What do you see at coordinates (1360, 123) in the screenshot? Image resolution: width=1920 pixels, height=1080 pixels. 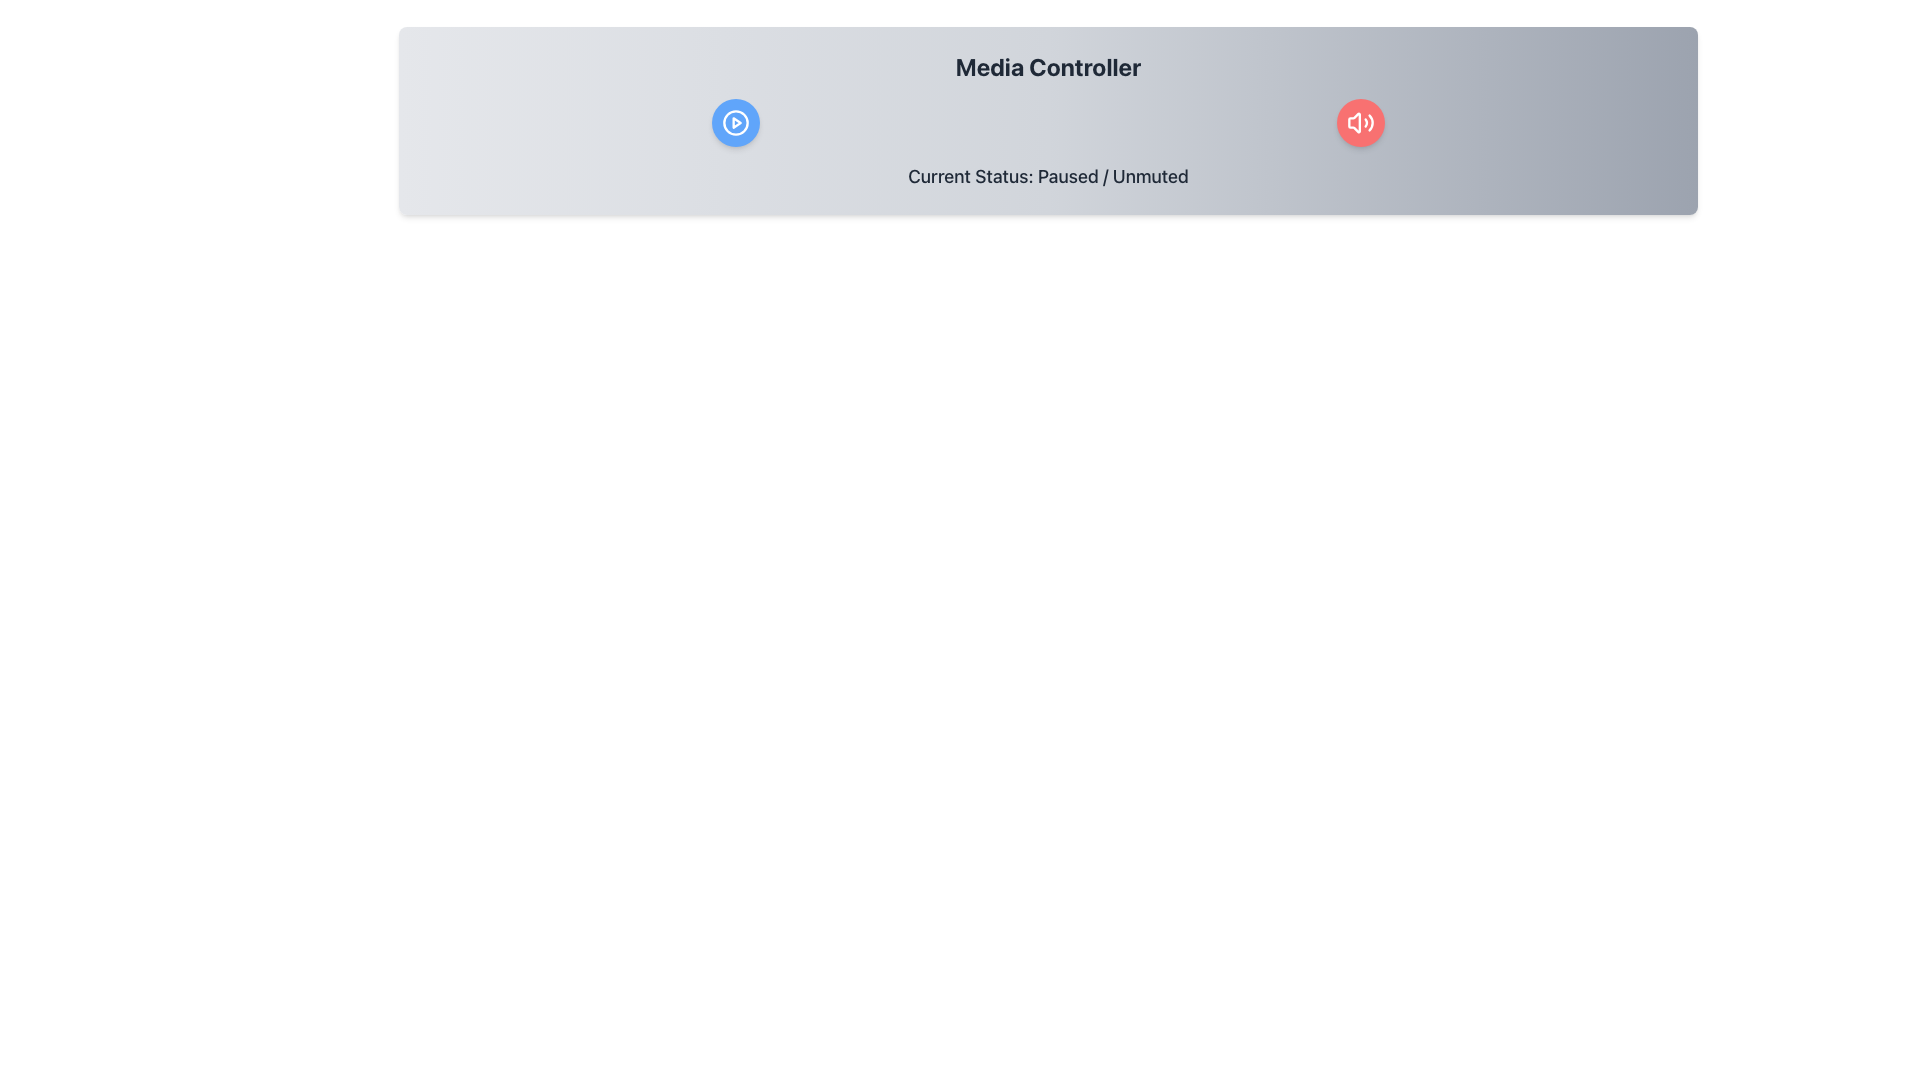 I see `the mute/unmute button located in the top-right corner of the media controller interface, next to a blue circular button` at bounding box center [1360, 123].